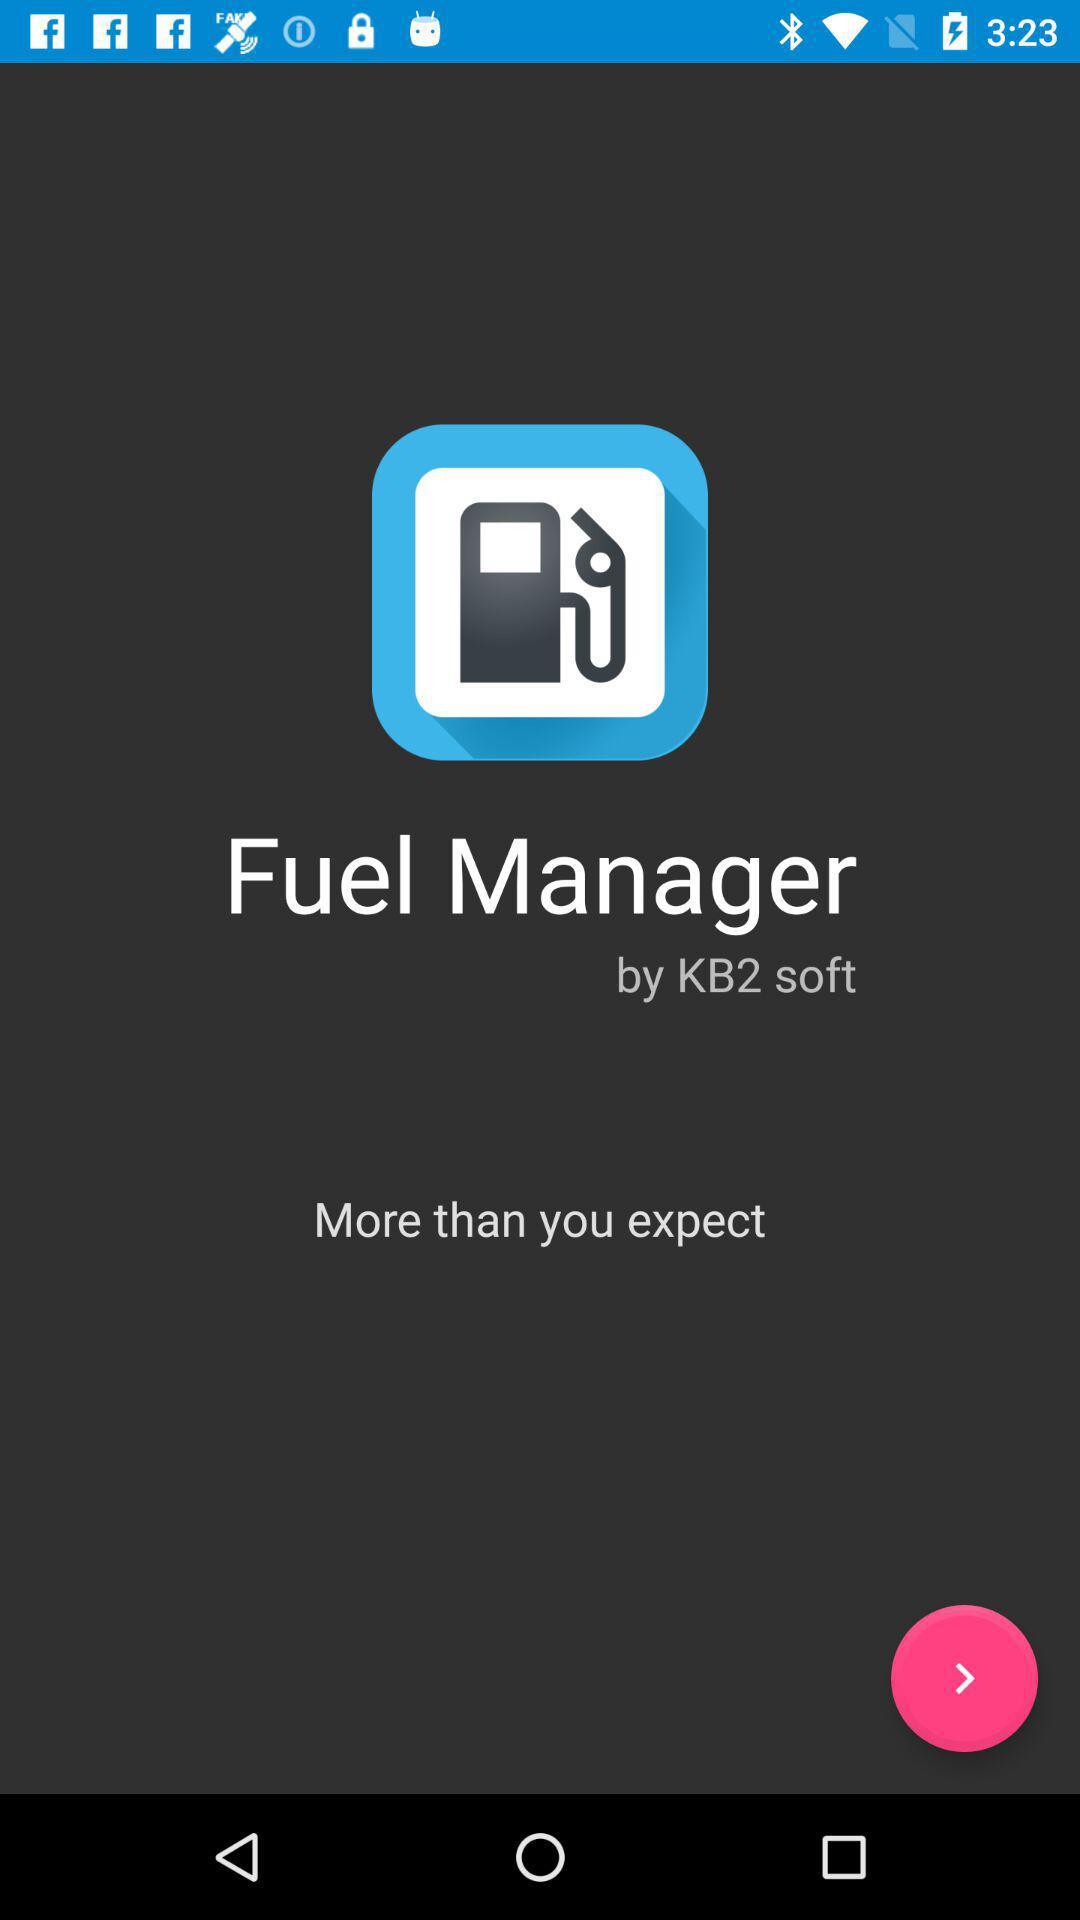 The height and width of the screenshot is (1920, 1080). I want to click on the arrow_forward icon, so click(963, 1678).